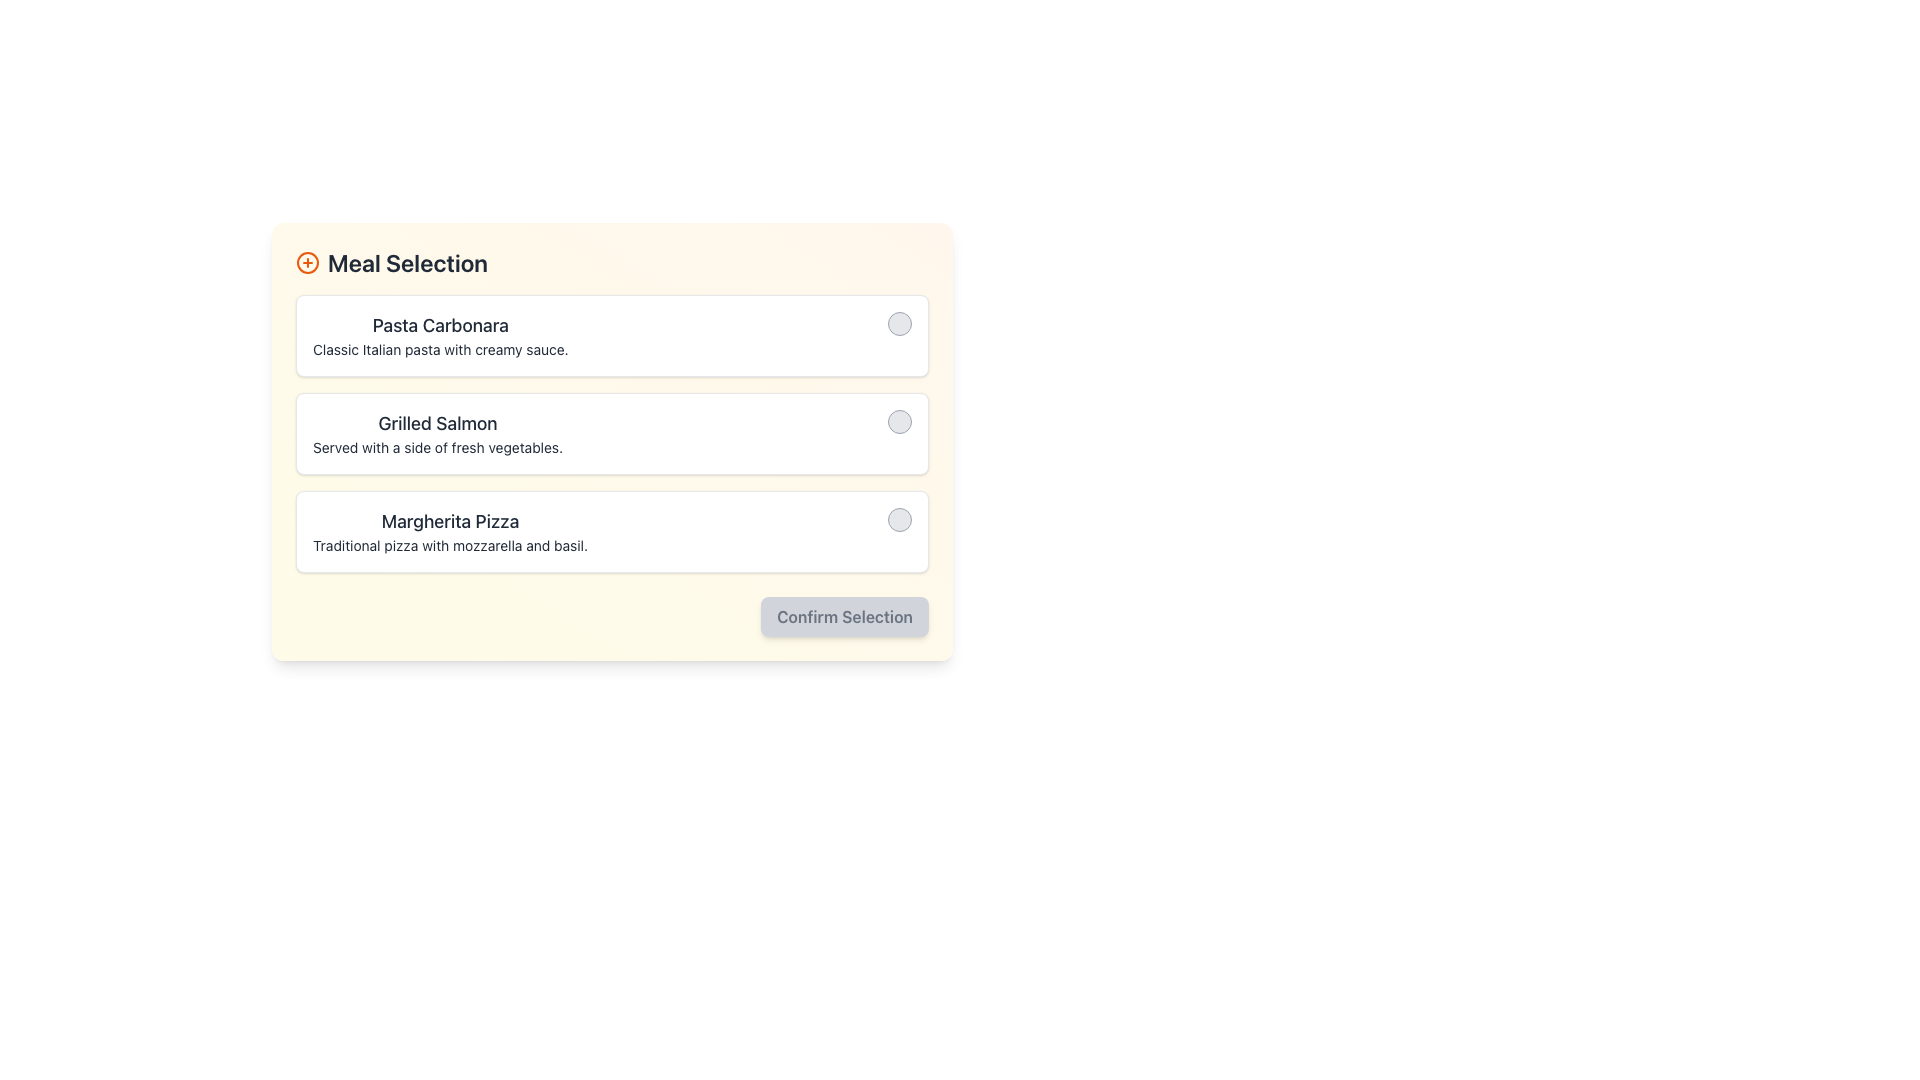 The width and height of the screenshot is (1920, 1080). Describe the element at coordinates (437, 446) in the screenshot. I see `the static text element displaying 'Served with a side of fresh vegetables.' located below the 'Grilled Salmon' title in the menu section` at that location.